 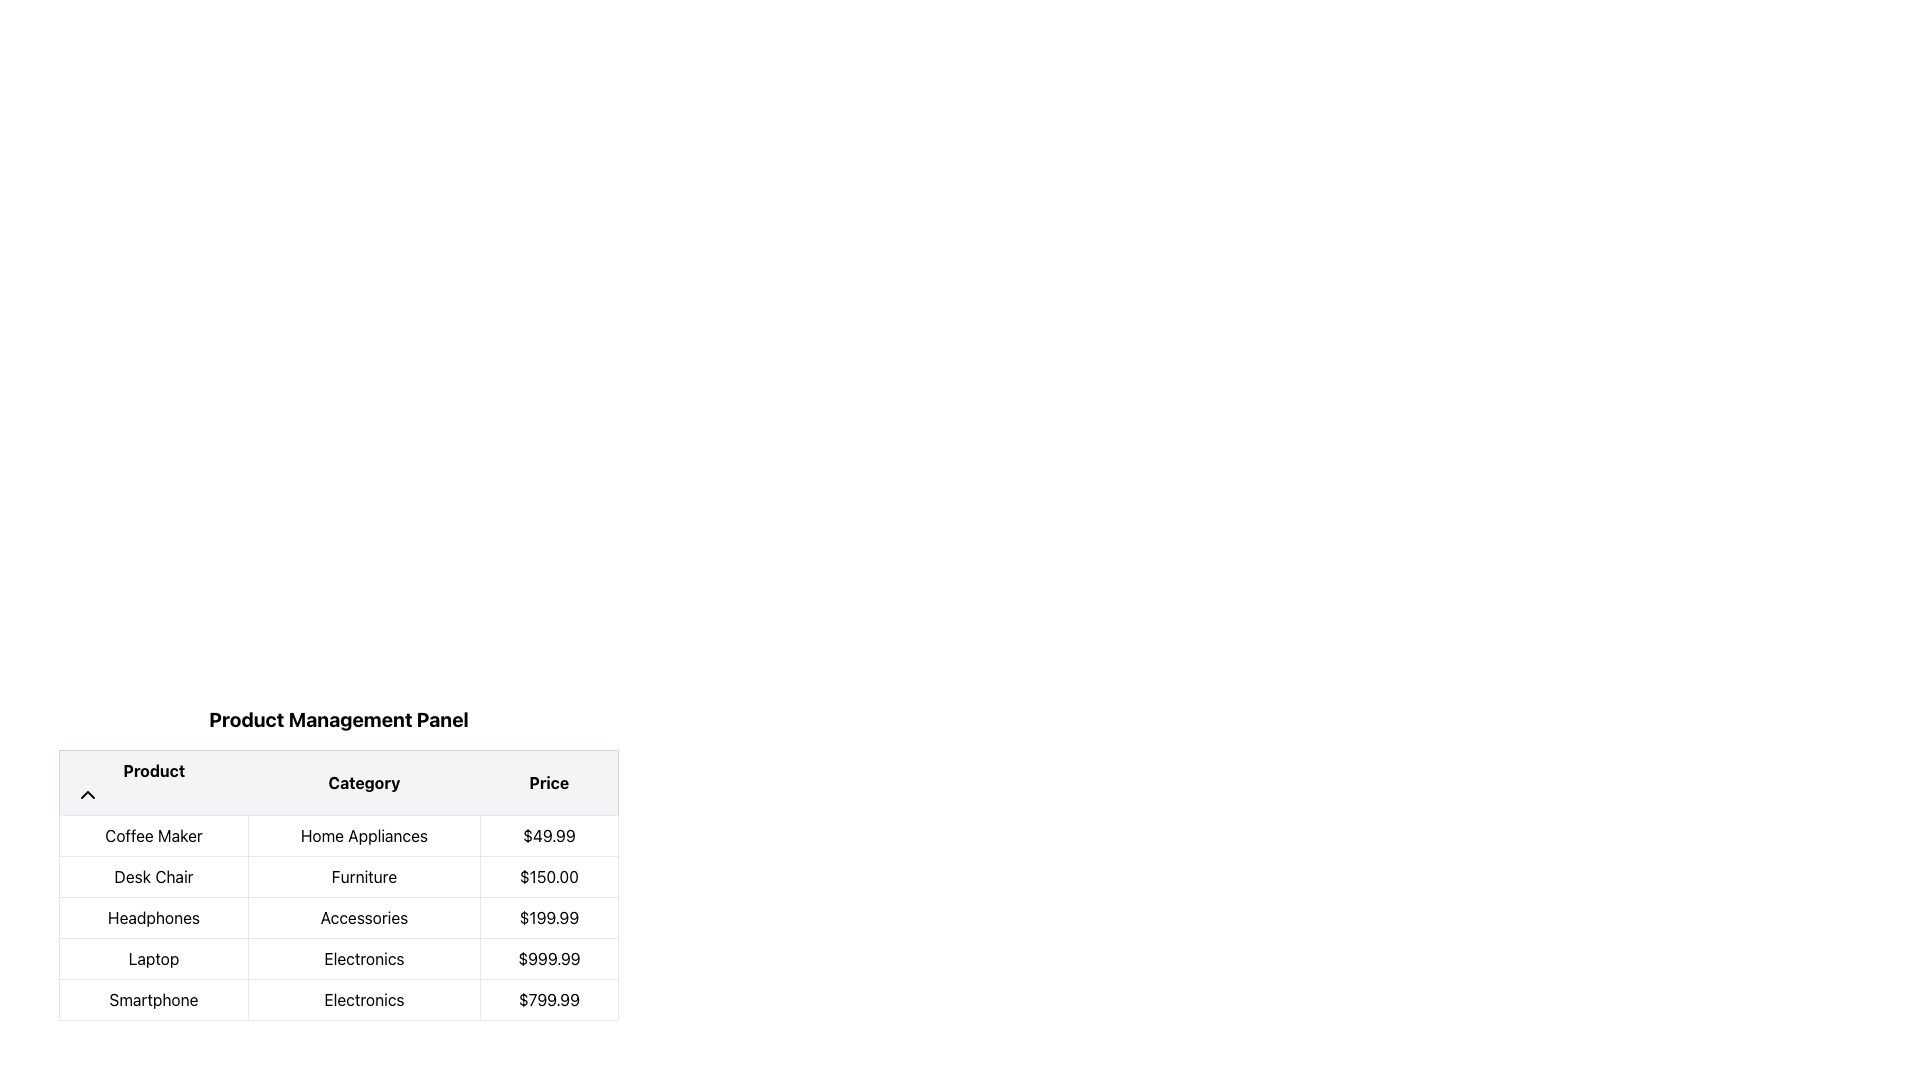 What do you see at coordinates (364, 782) in the screenshot?
I see `text displayed in the 'Category' column header, which is the second column header in a three-column table structure` at bounding box center [364, 782].